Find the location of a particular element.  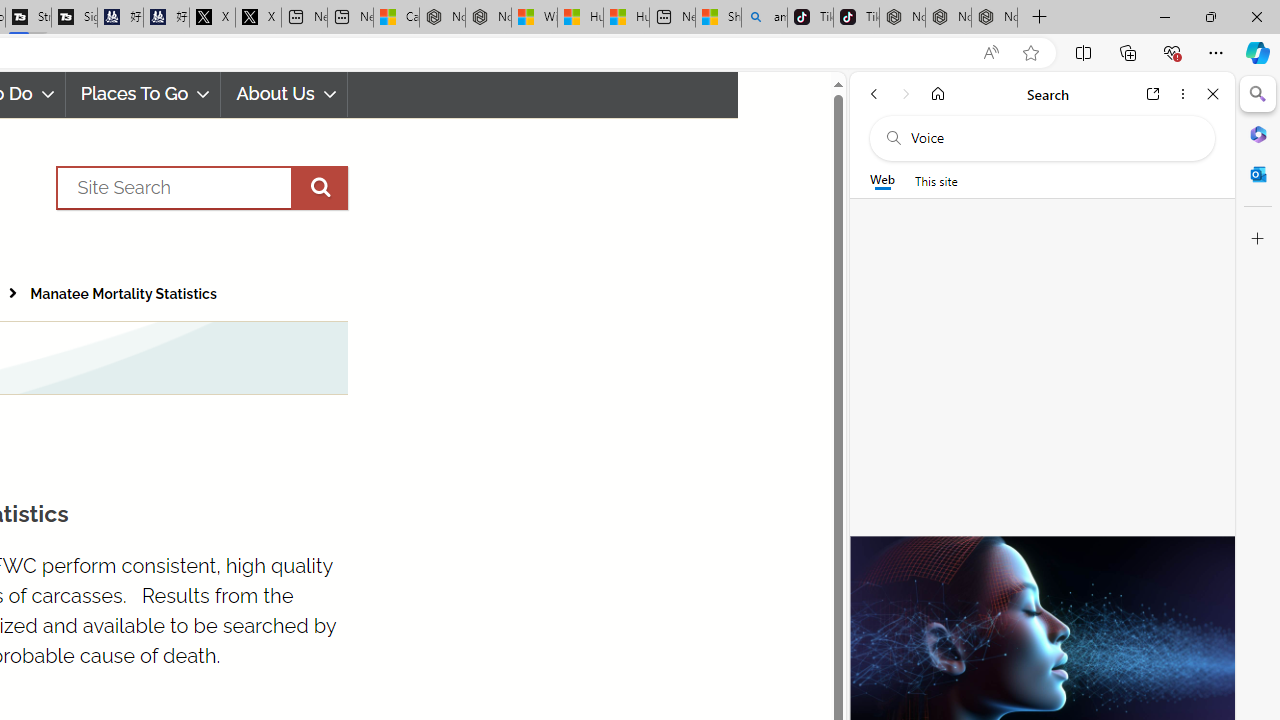

'execute site search' is located at coordinates (318, 187).